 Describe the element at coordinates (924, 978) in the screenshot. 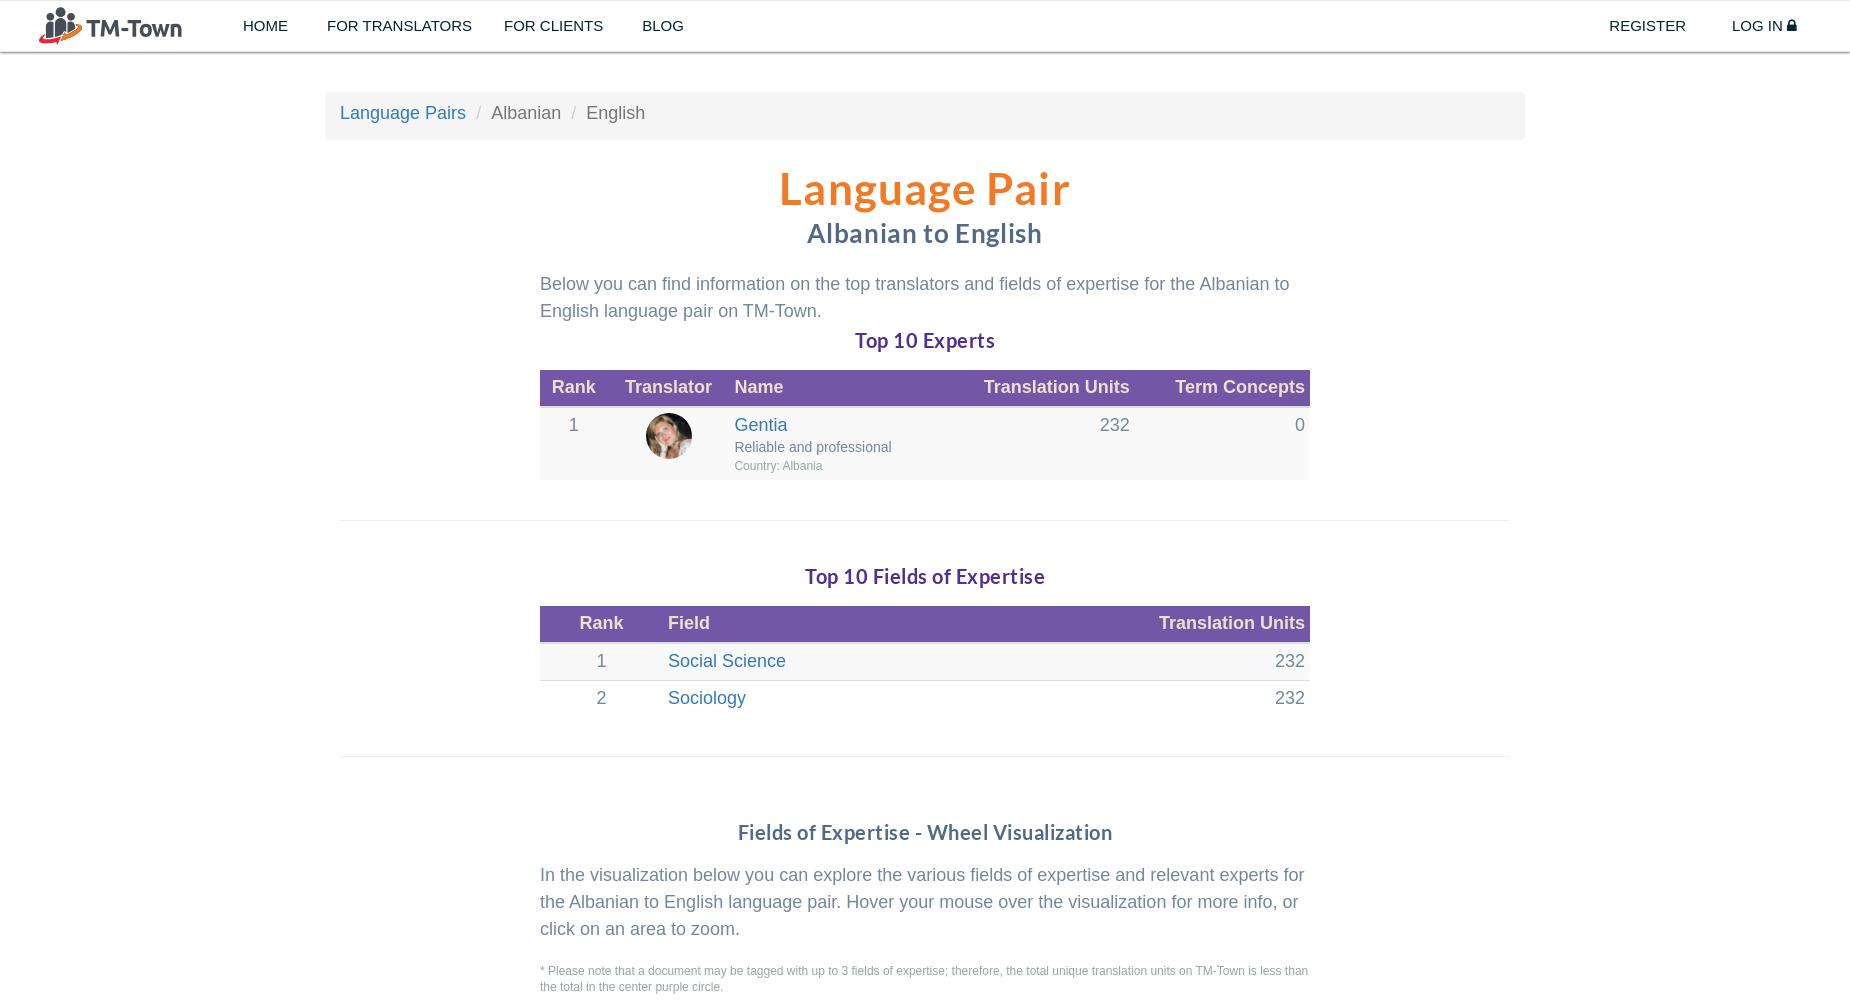

I see `'* Please note that a document may be tagged with up to 3 fields of expertise; therefore, the total unique translation units on TM-Town is less than the total in the center purple circle.'` at that location.